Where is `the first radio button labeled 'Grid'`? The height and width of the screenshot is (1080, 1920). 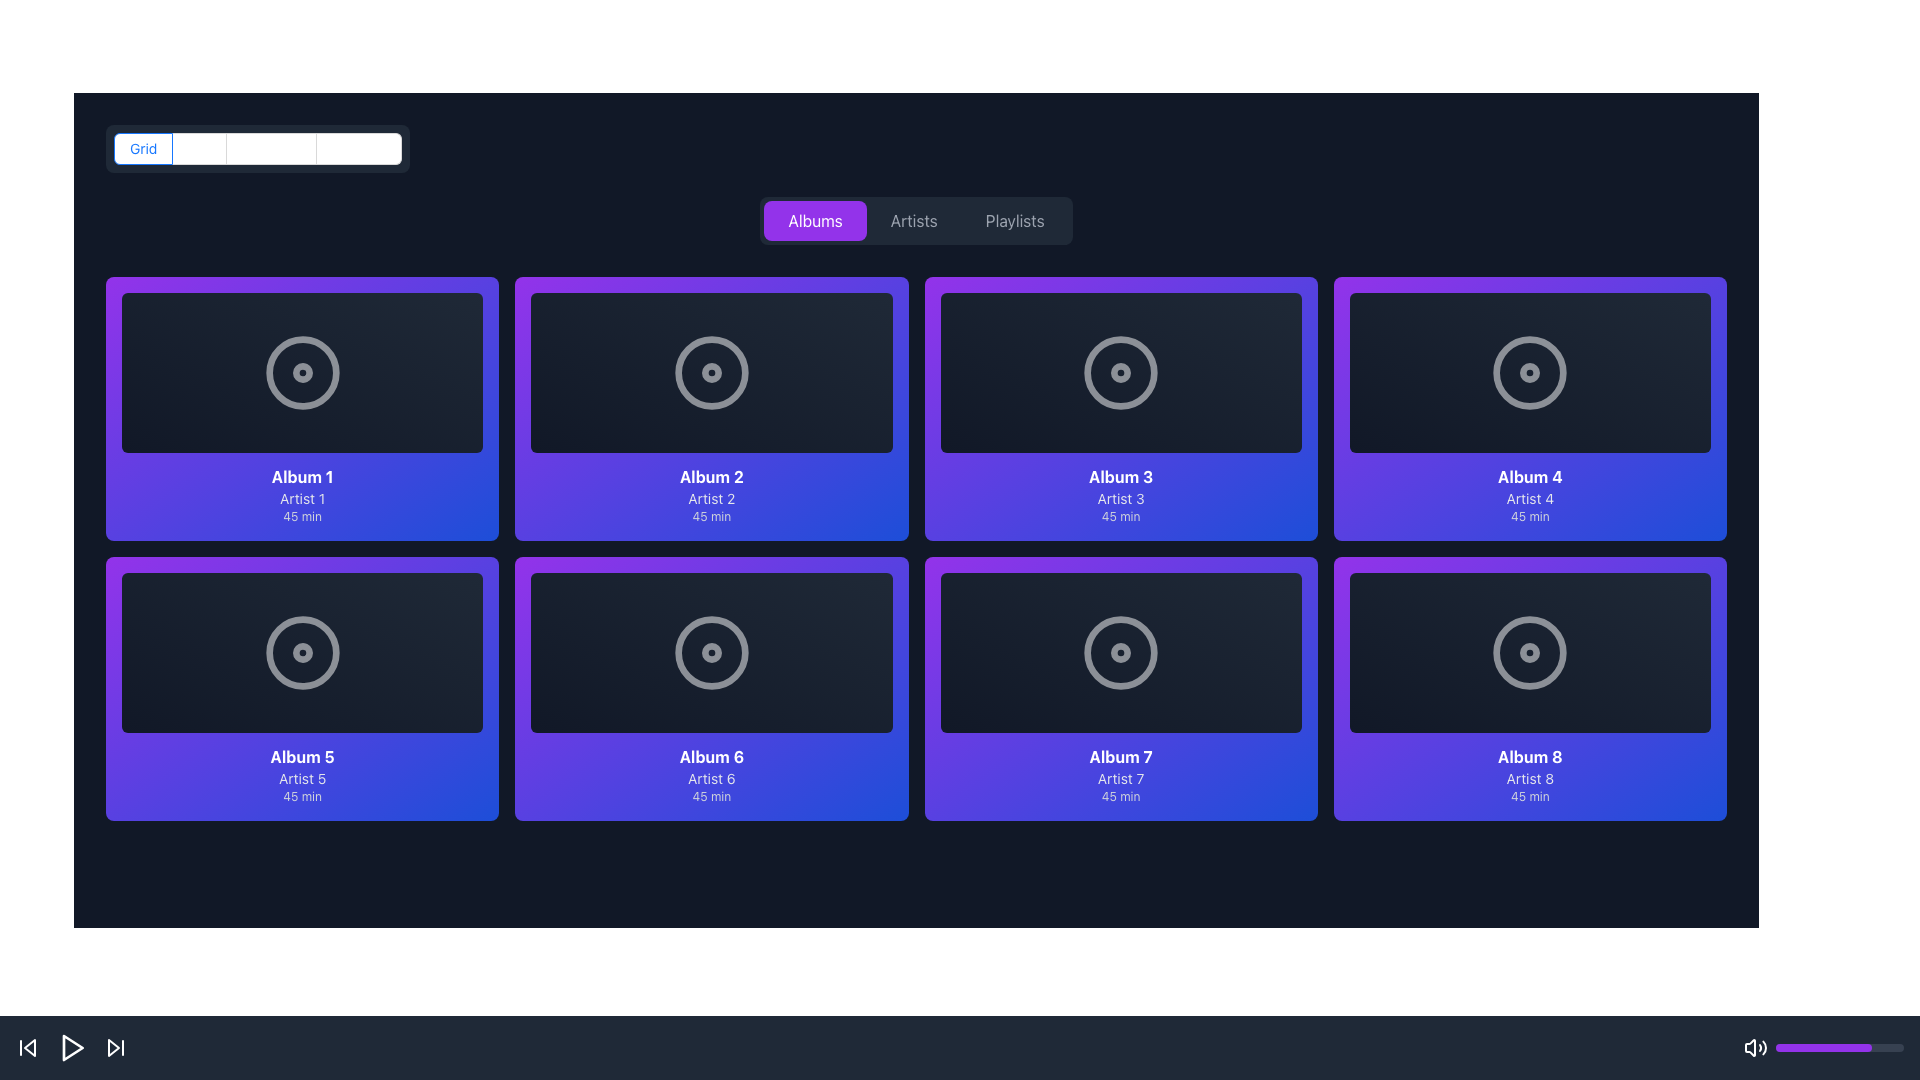
the first radio button labeled 'Grid' is located at coordinates (142, 148).